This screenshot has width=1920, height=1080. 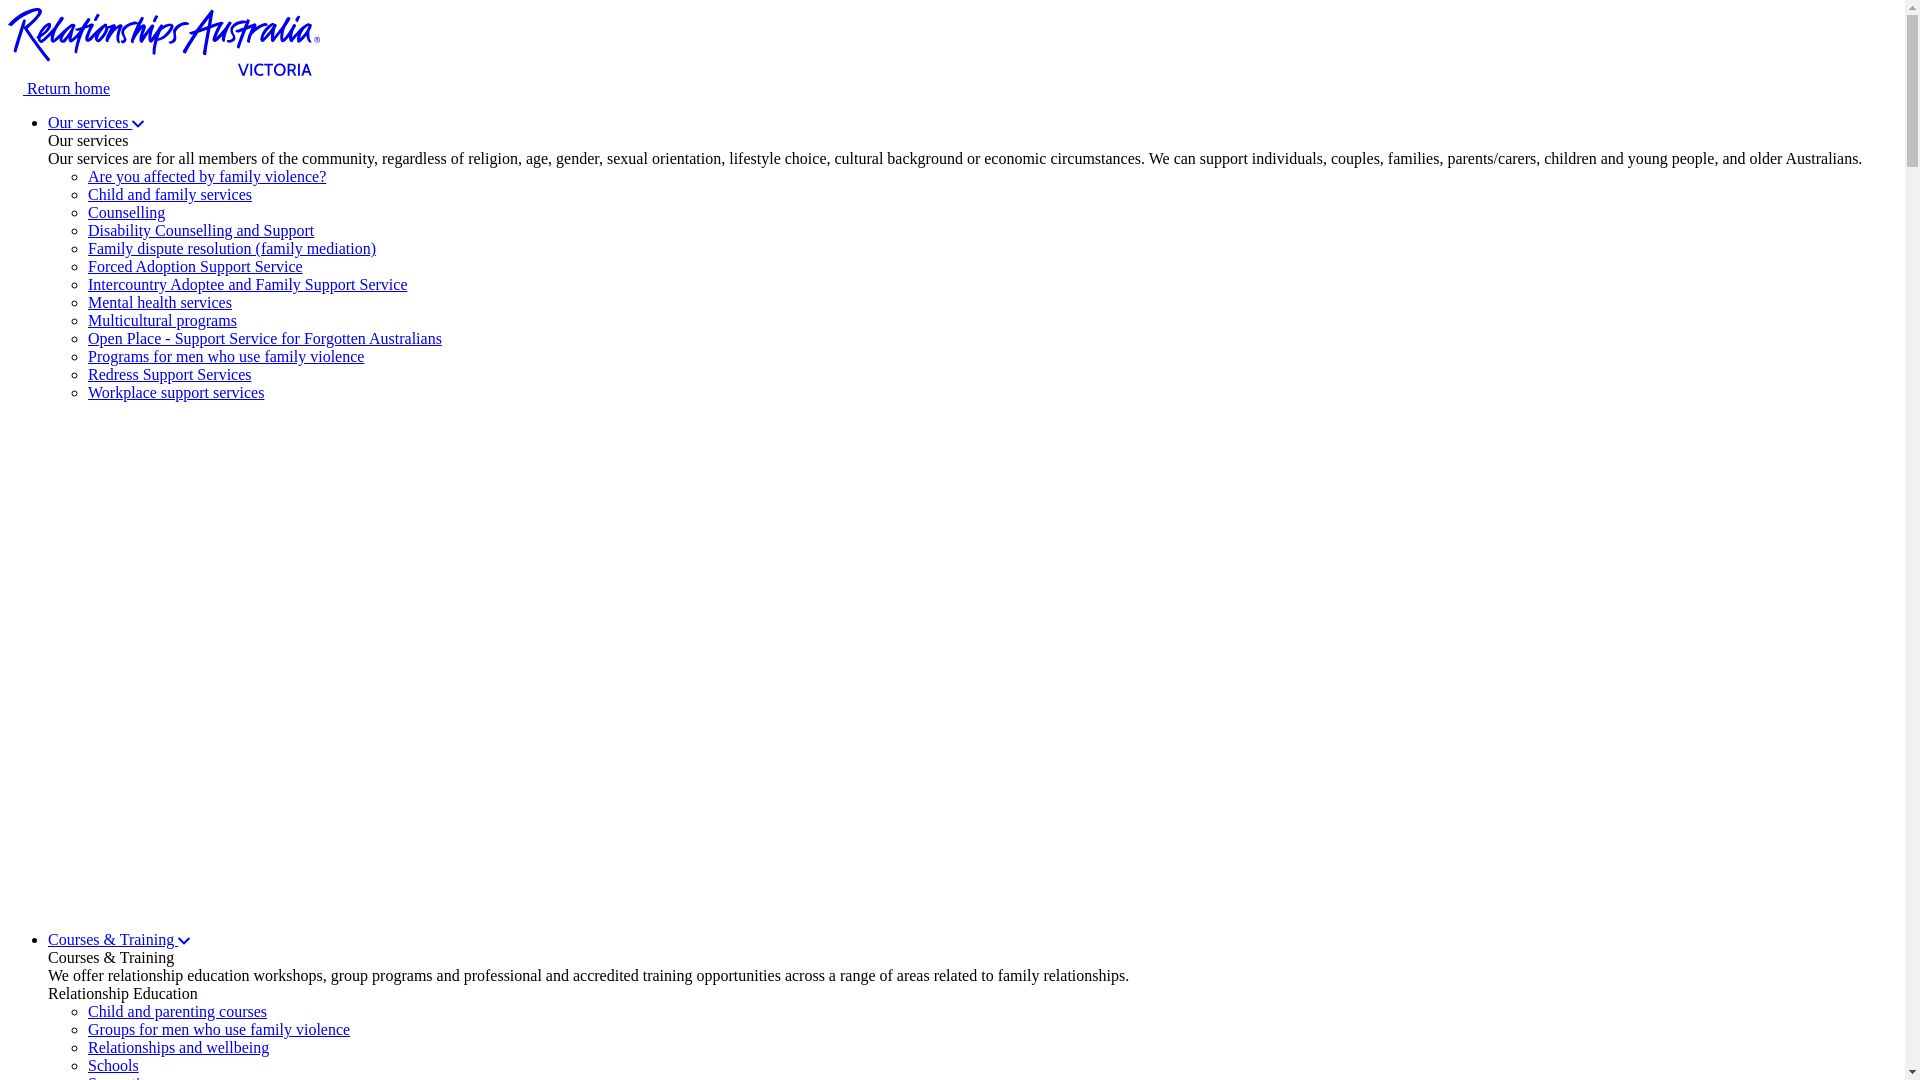 What do you see at coordinates (86, 392) in the screenshot?
I see `'Workplace support services'` at bounding box center [86, 392].